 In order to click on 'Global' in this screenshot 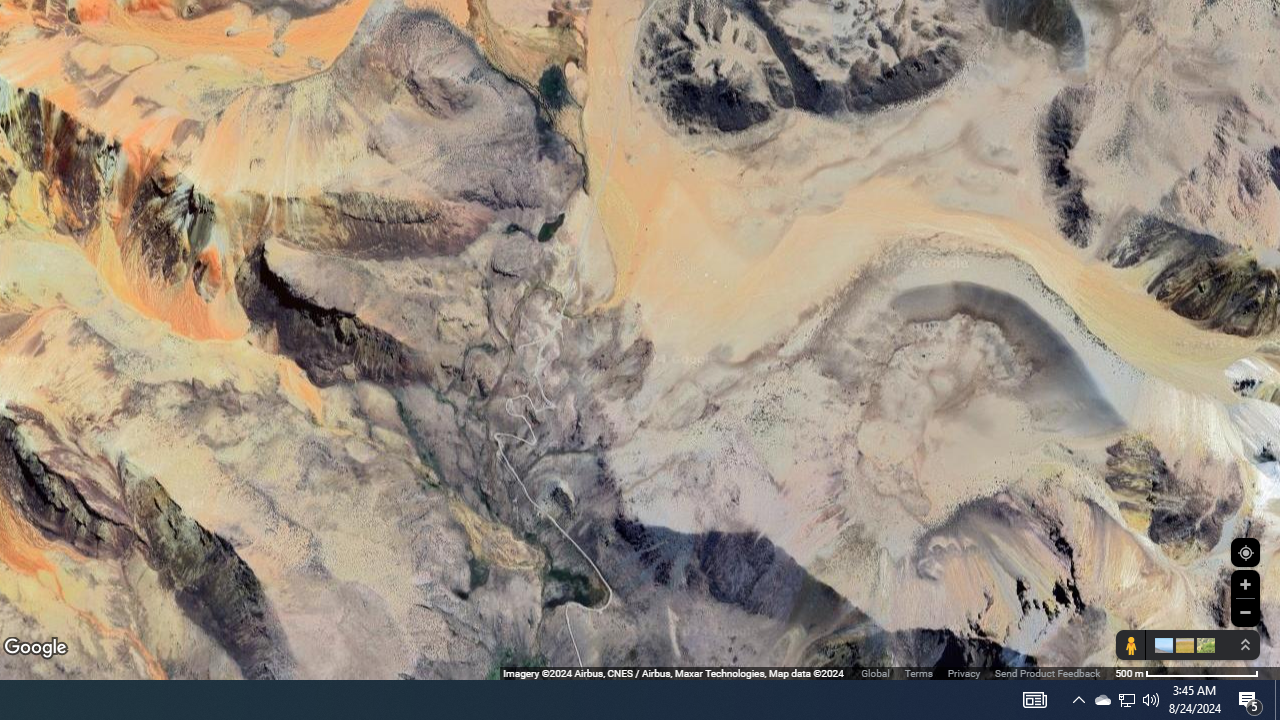, I will do `click(875, 673)`.